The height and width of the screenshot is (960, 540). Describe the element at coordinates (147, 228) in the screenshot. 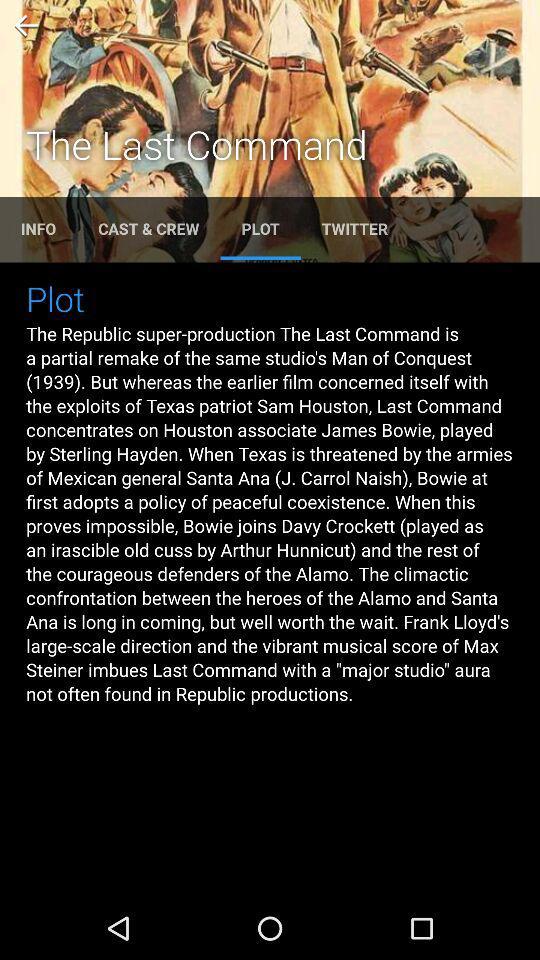

I see `the text cast  crew` at that location.